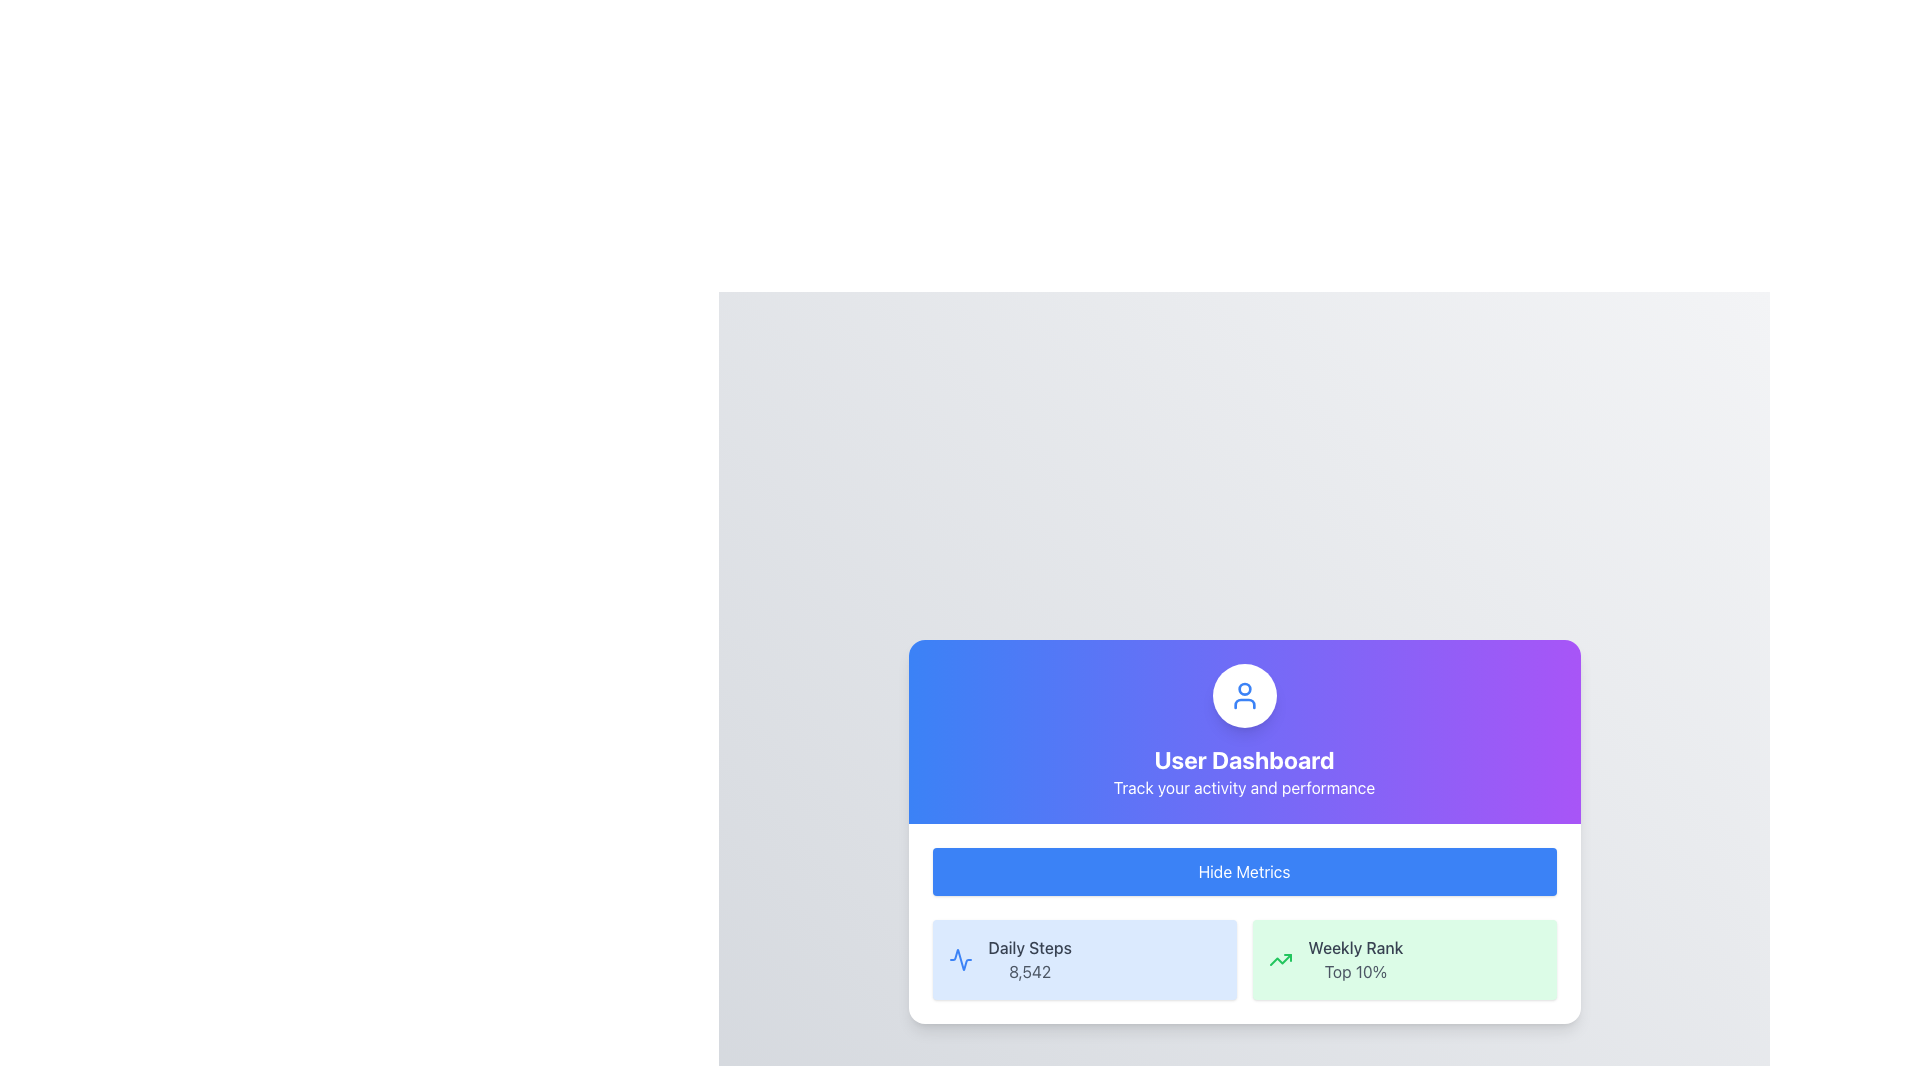 This screenshot has width=1920, height=1080. What do you see at coordinates (1280, 959) in the screenshot?
I see `the upward trending green arrow icon located to the left of the 'Weekly Rank' text in the User Dashboard panel` at bounding box center [1280, 959].